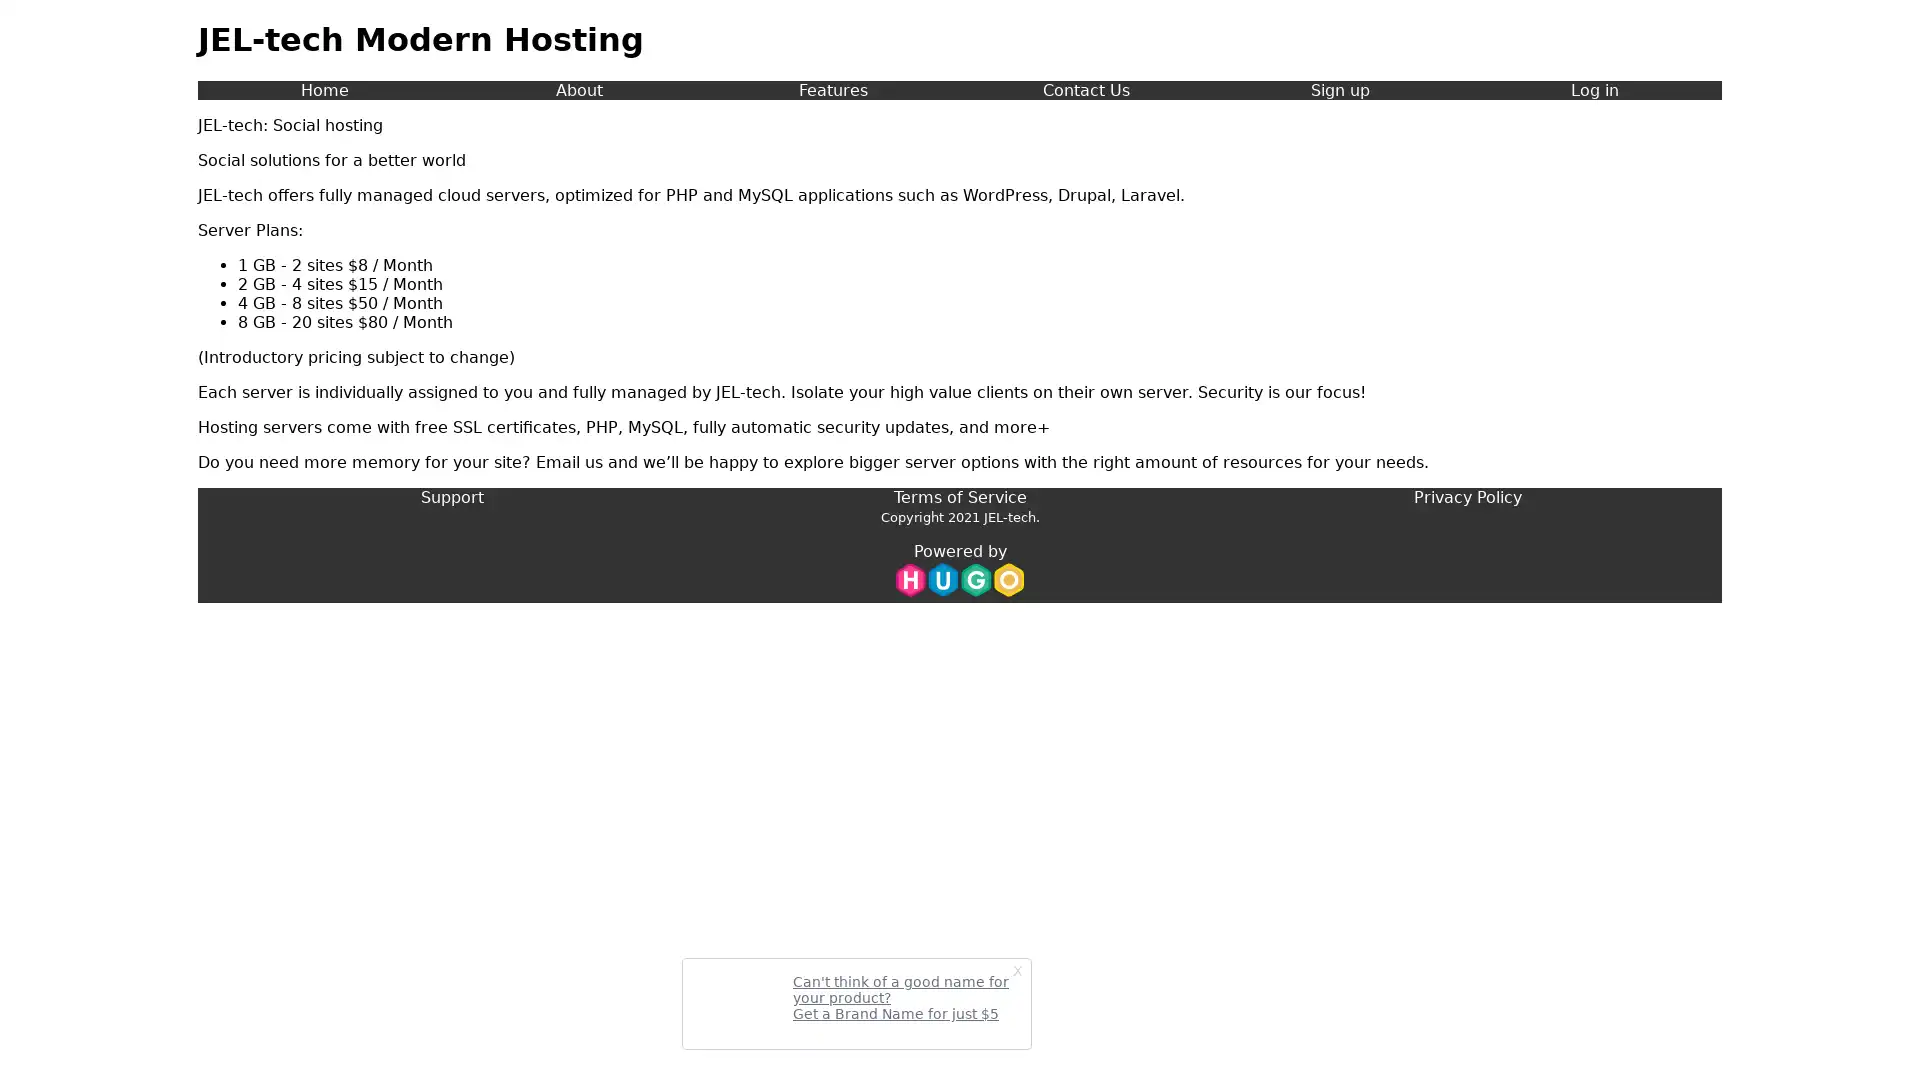 The image size is (1920, 1080). I want to click on Open chat widget, so click(1874, 1034).